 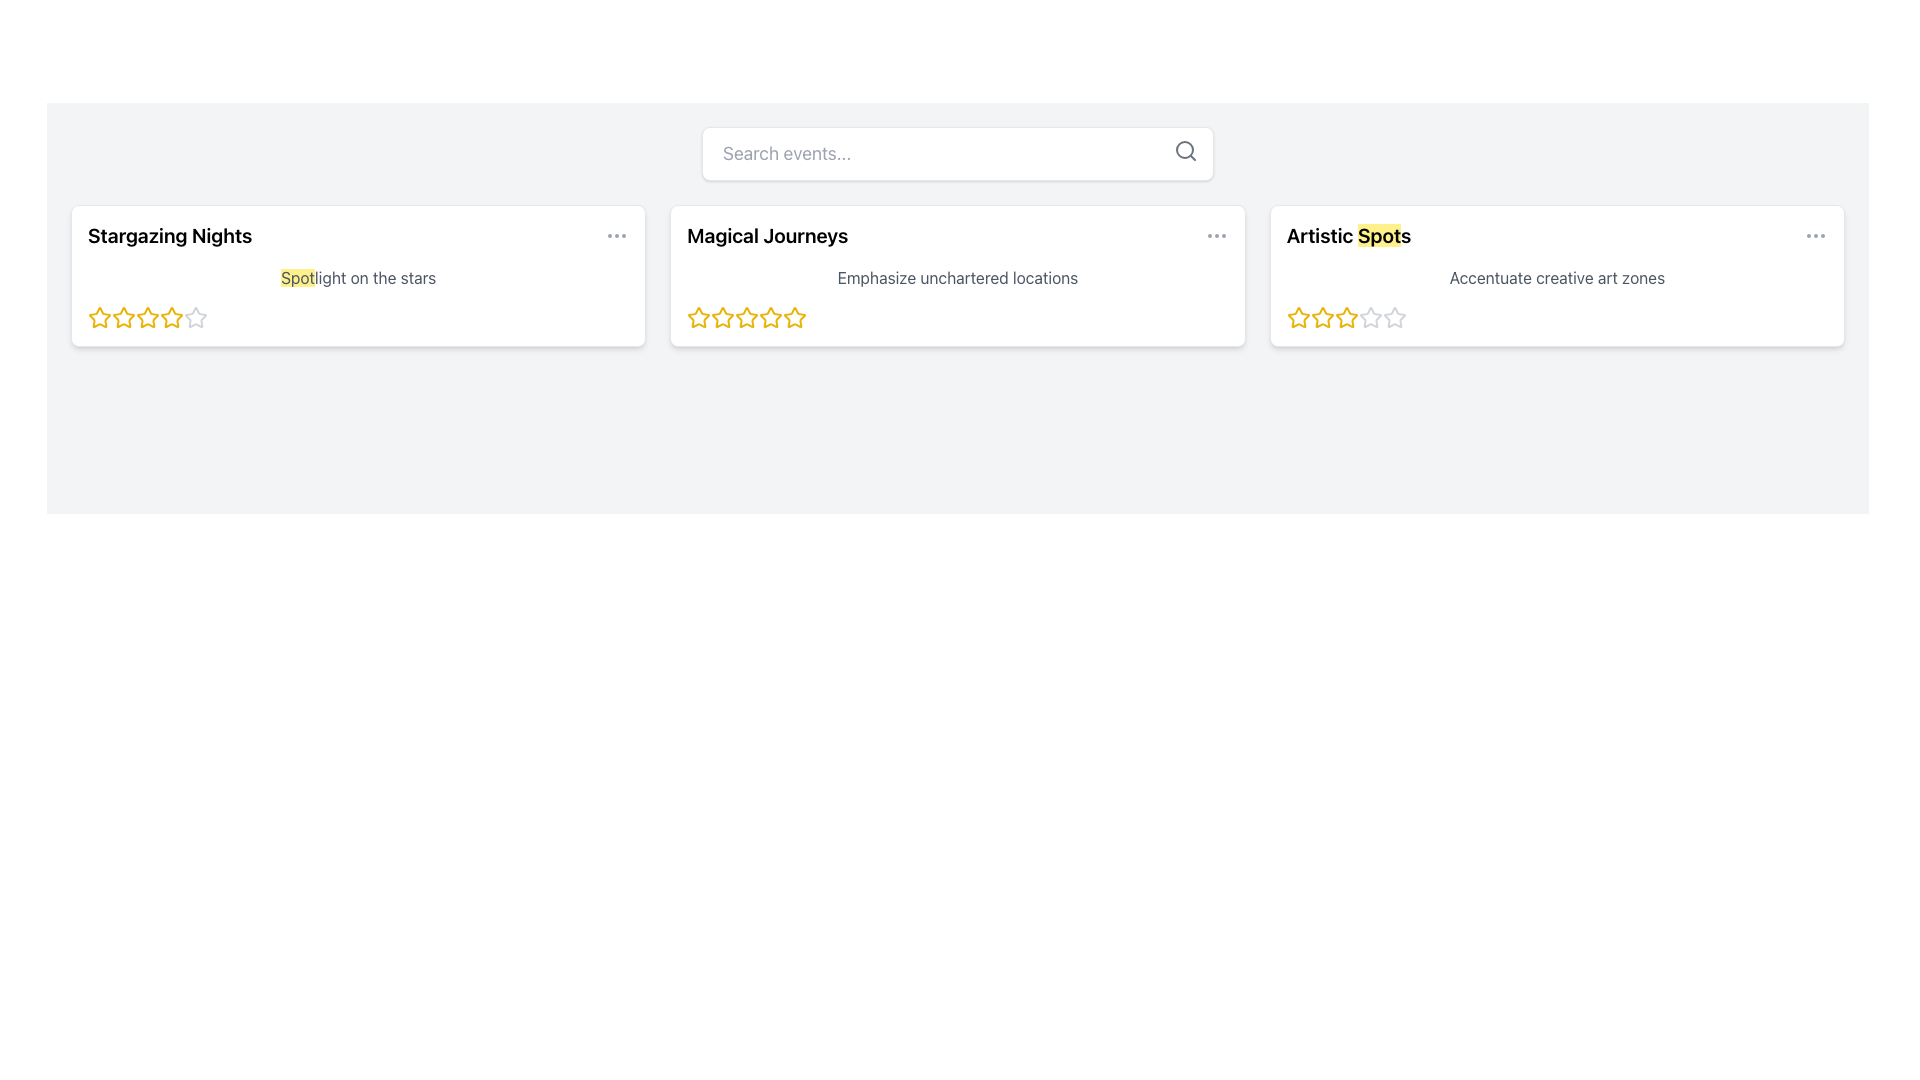 What do you see at coordinates (1556, 277) in the screenshot?
I see `the descriptive subtitle element below the title 'Artistic Spots' in the third content card` at bounding box center [1556, 277].